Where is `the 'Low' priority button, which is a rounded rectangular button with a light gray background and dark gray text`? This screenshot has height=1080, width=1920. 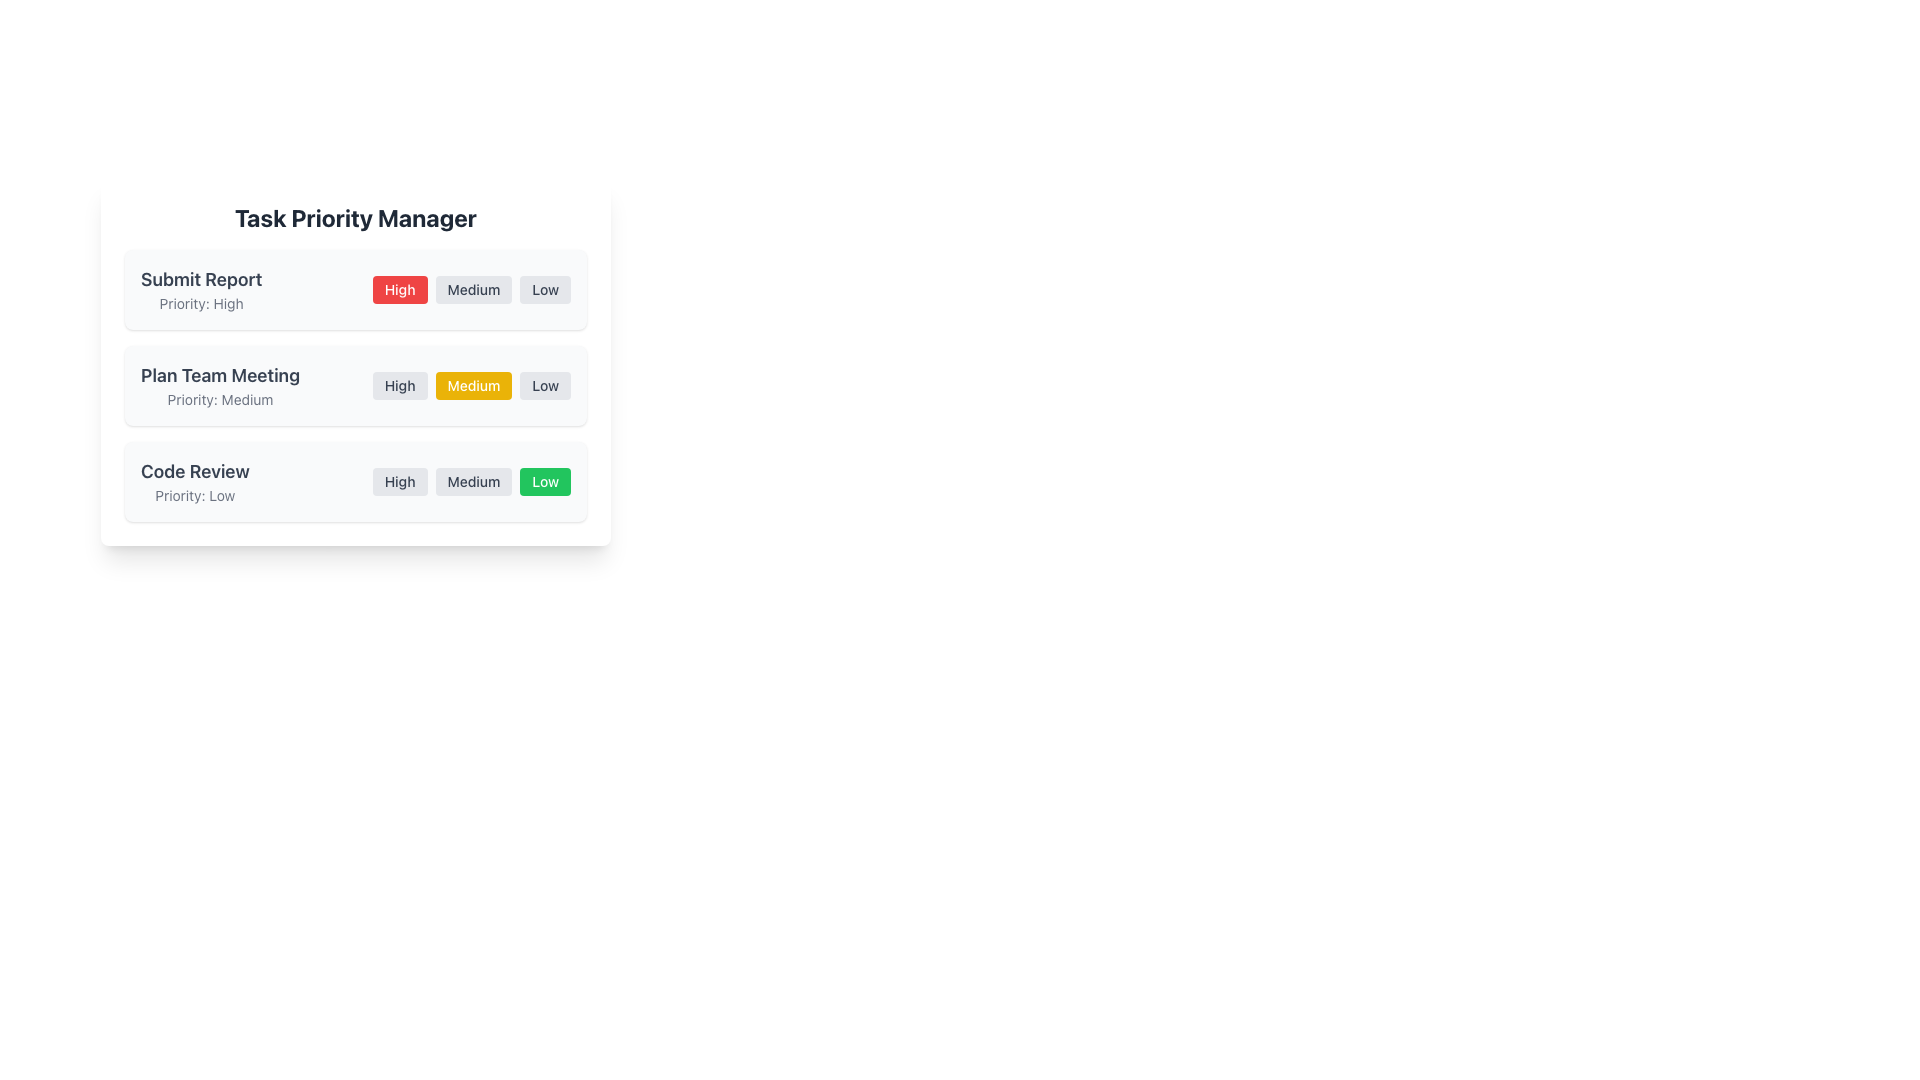
the 'Low' priority button, which is a rounded rectangular button with a light gray background and dark gray text is located at coordinates (545, 289).